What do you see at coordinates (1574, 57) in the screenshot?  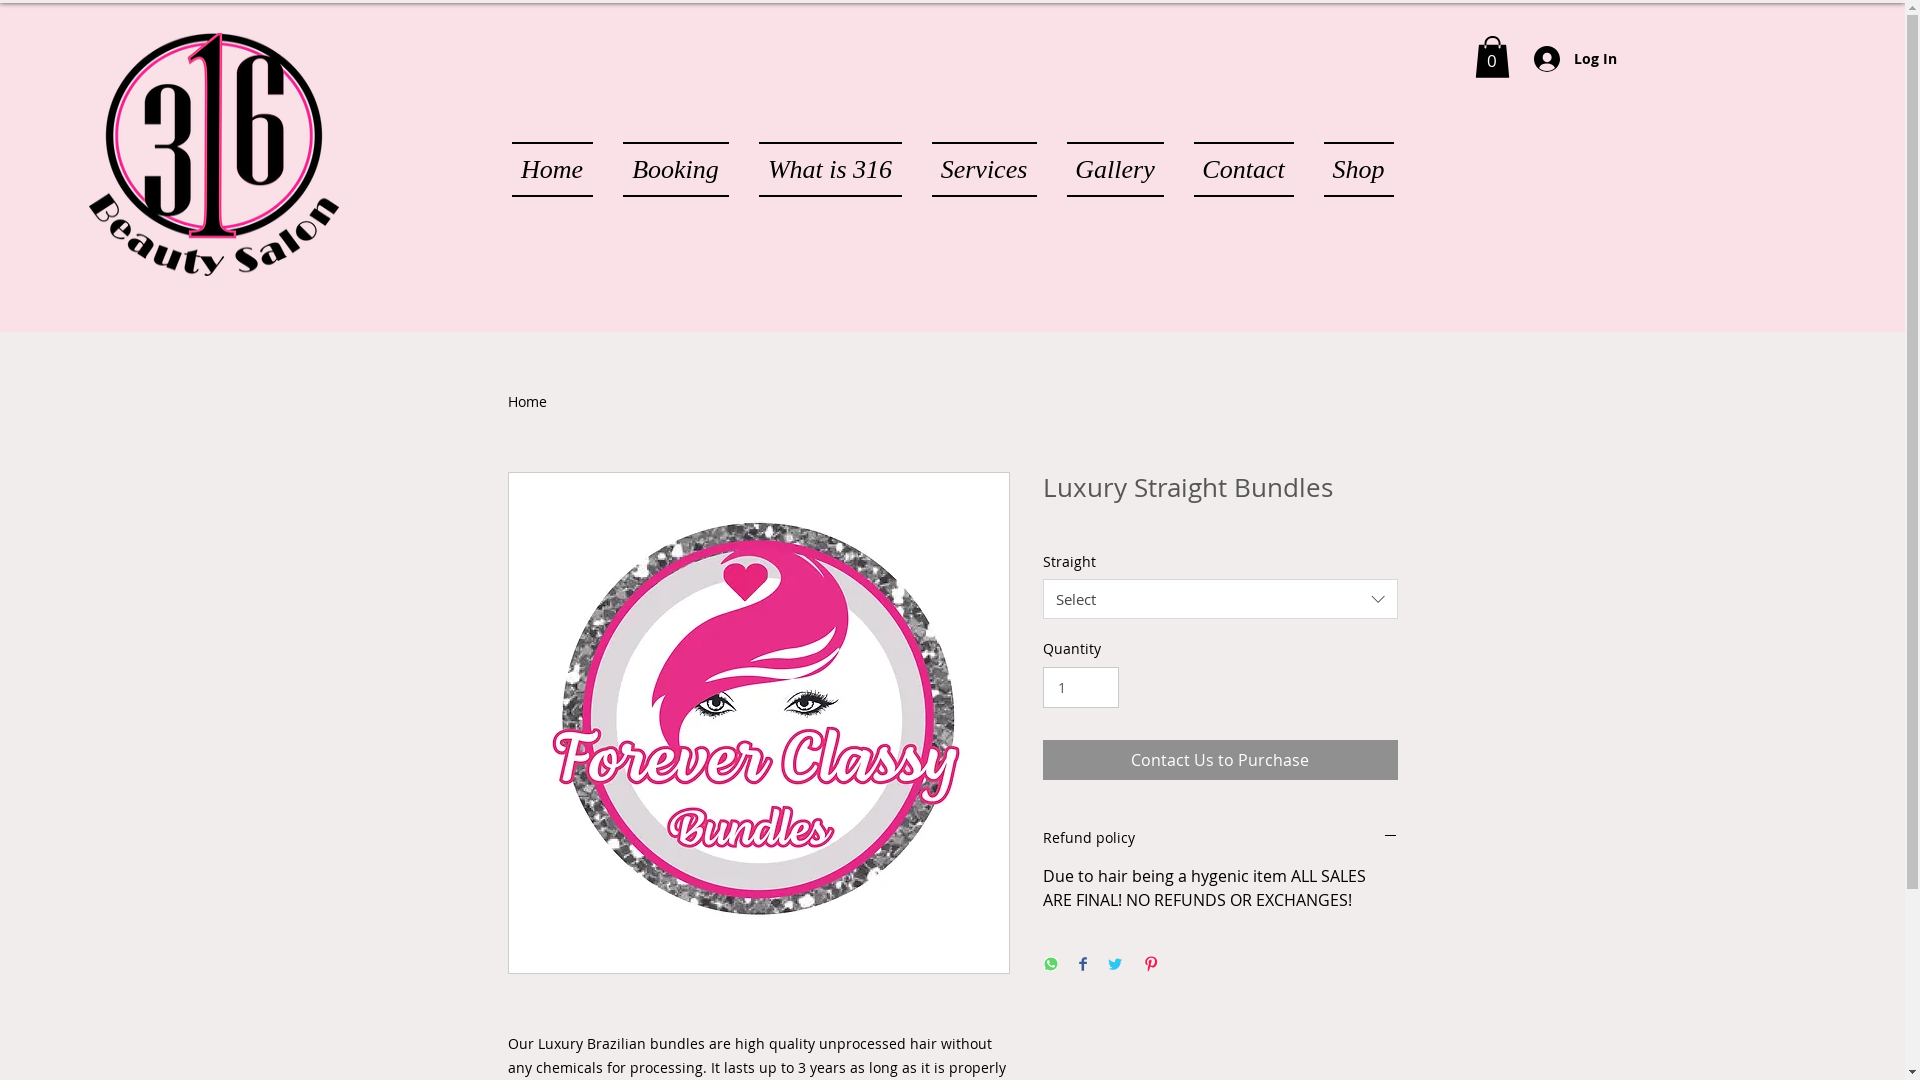 I see `'Log In'` at bounding box center [1574, 57].